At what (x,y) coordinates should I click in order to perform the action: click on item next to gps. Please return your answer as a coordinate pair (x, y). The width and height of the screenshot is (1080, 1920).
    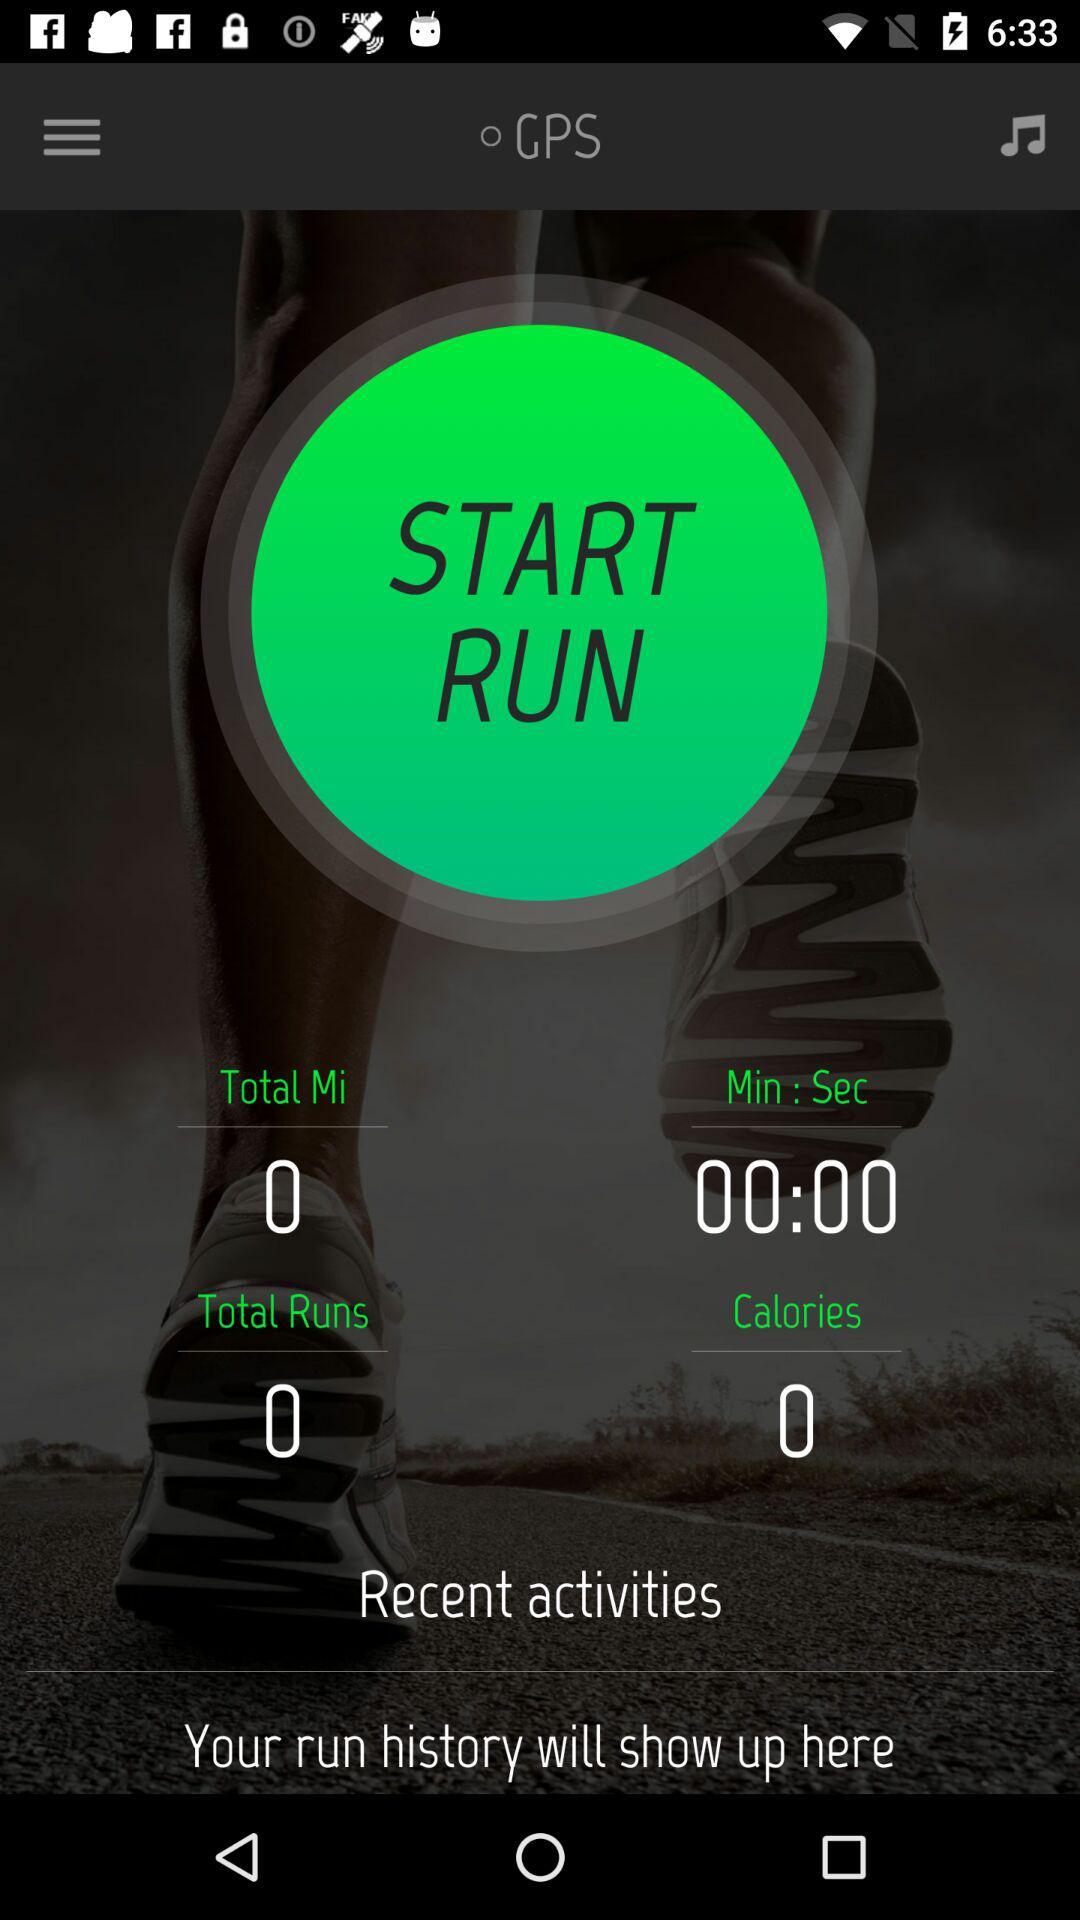
    Looking at the image, I should click on (1023, 135).